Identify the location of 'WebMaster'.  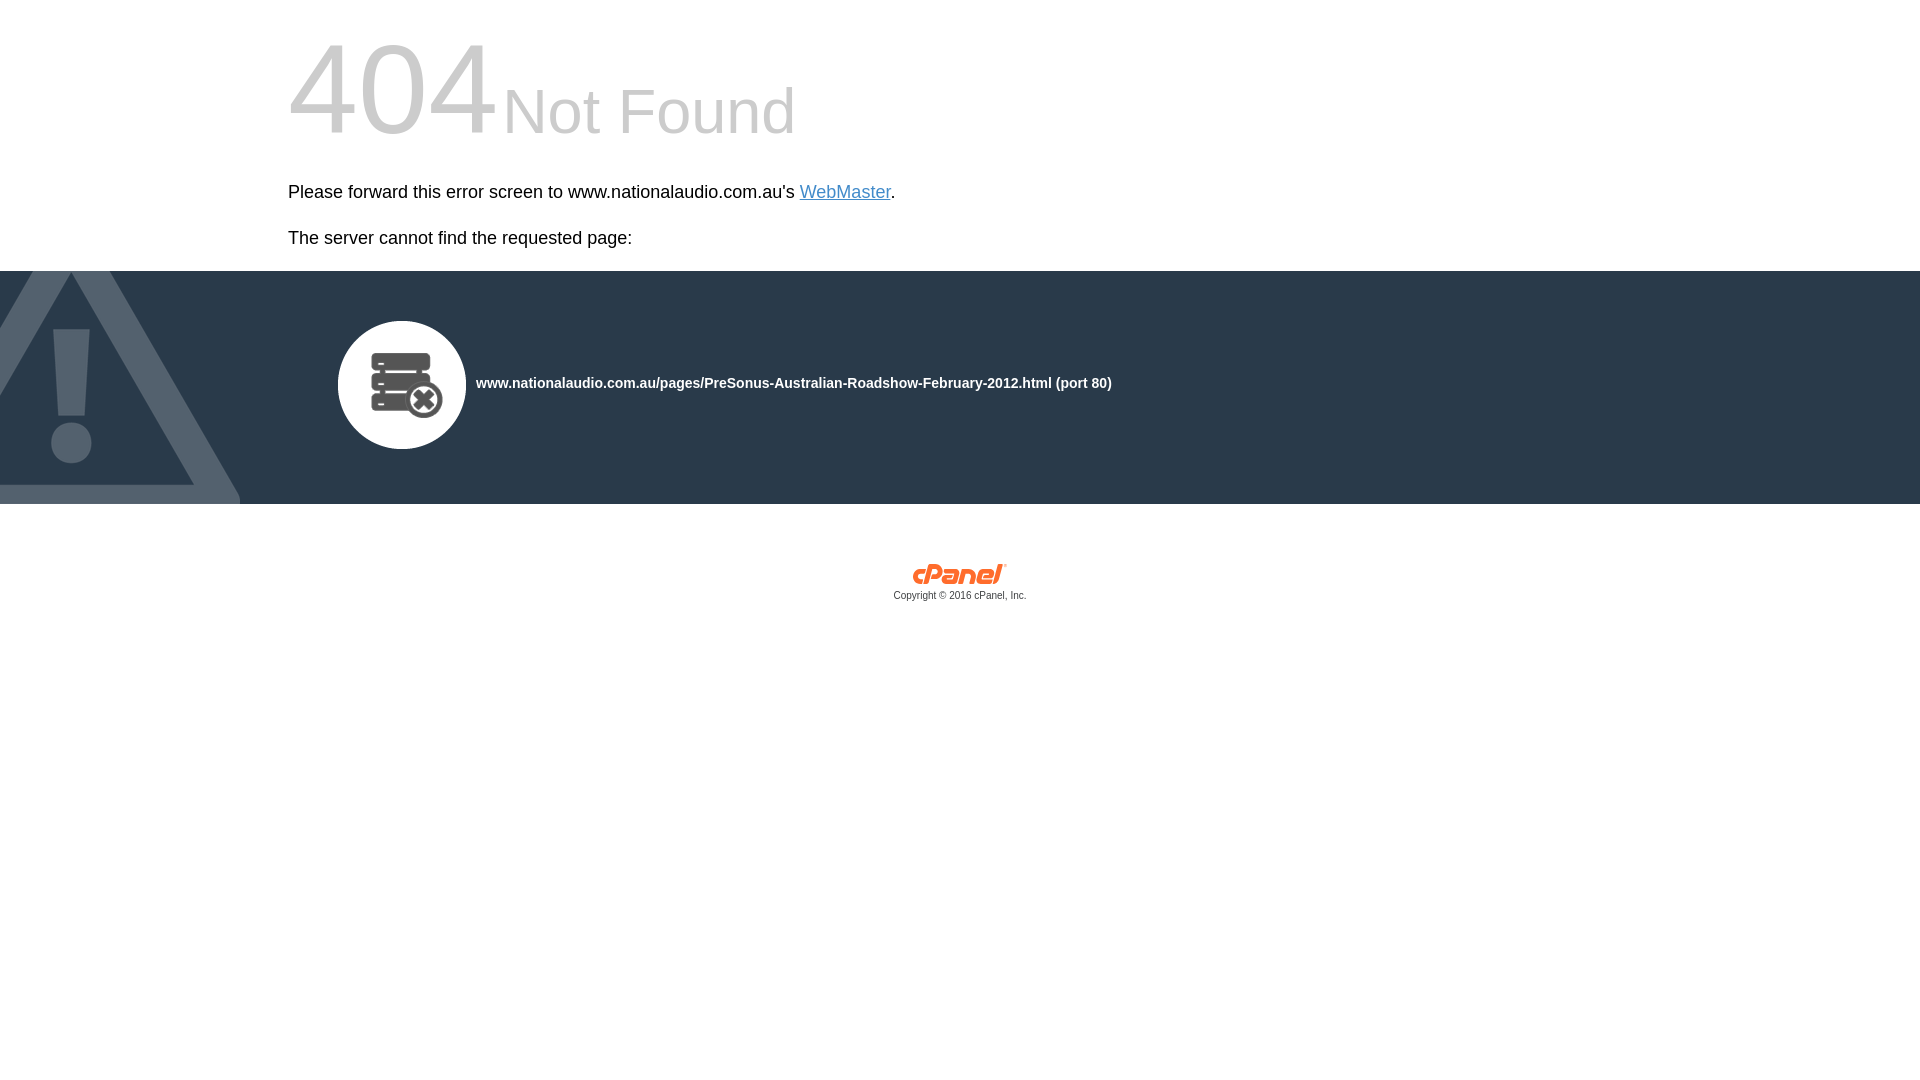
(845, 192).